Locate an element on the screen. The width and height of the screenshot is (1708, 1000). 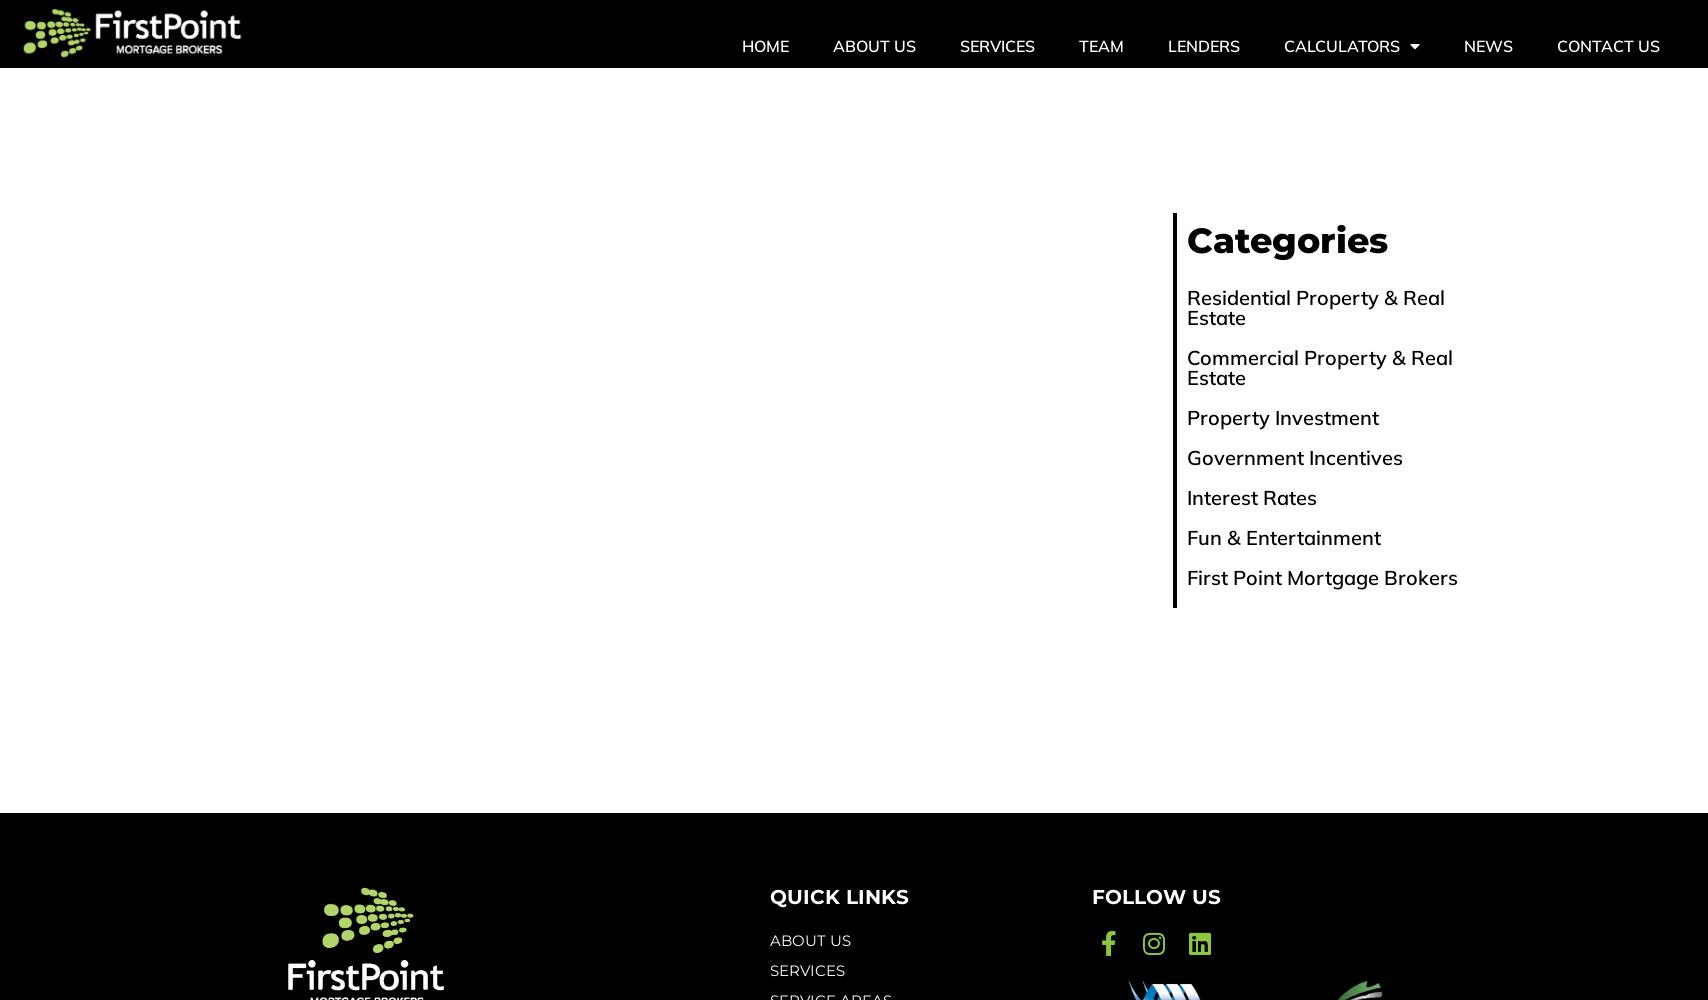
'Lenders' is located at coordinates (1203, 46).